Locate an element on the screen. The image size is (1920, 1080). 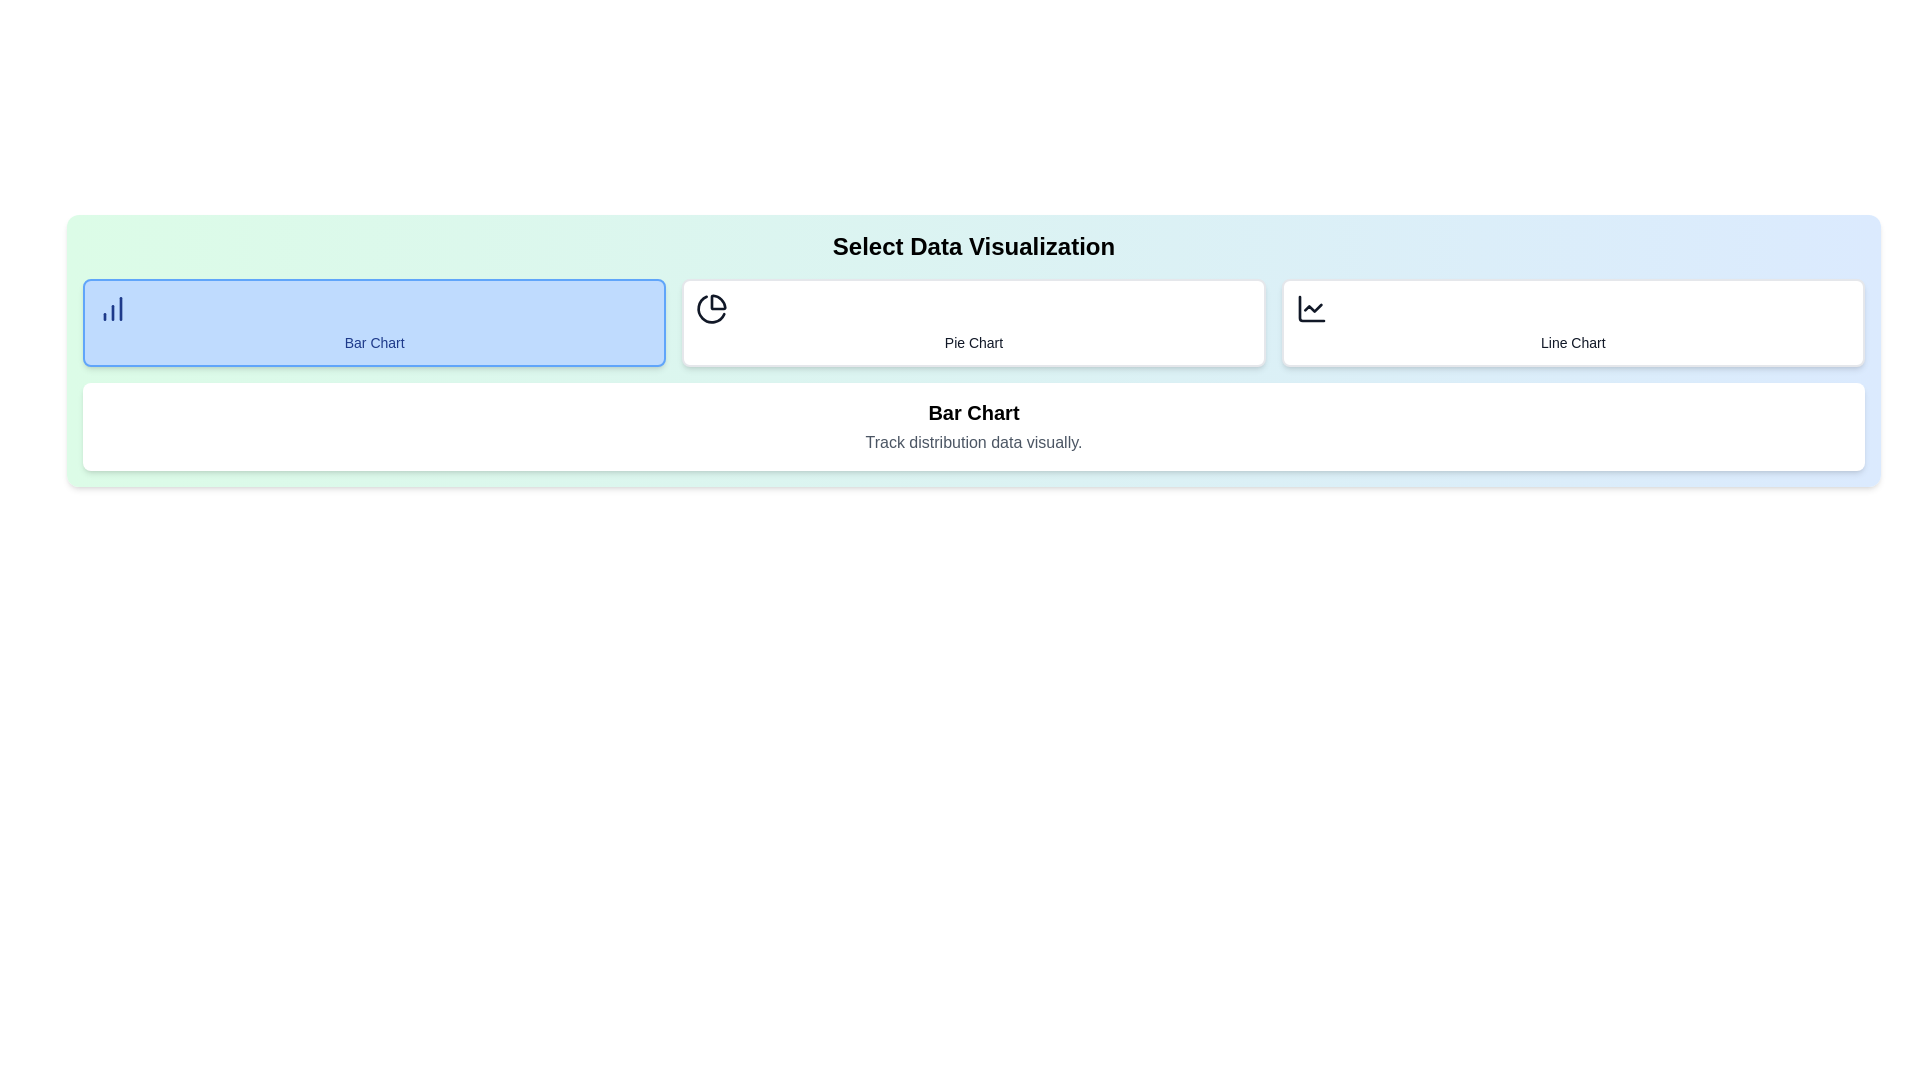
the selection button for viewing the line chart visualization, which is the third card in a row of three options located to the far right is located at coordinates (1572, 322).